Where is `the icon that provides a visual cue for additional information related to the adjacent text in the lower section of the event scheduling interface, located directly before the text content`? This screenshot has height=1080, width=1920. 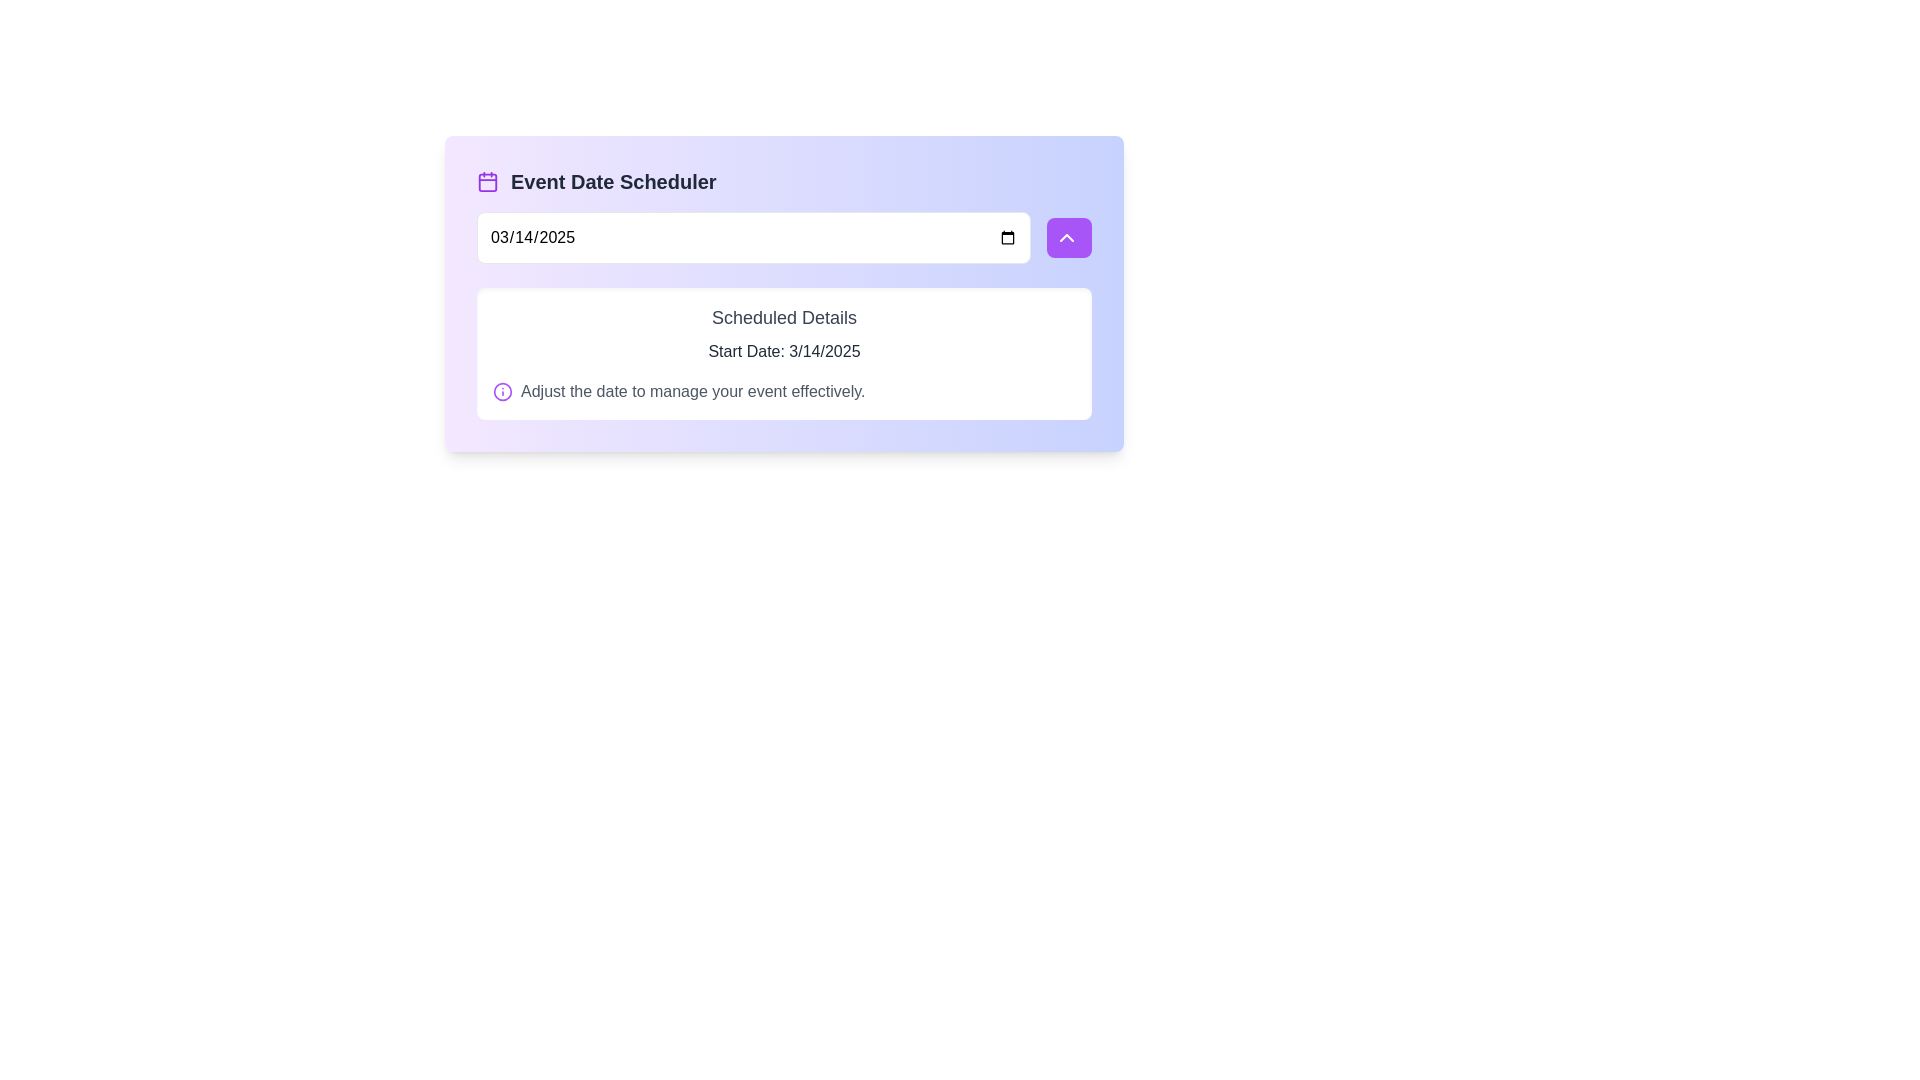 the icon that provides a visual cue for additional information related to the adjacent text in the lower section of the event scheduling interface, located directly before the text content is located at coordinates (503, 392).